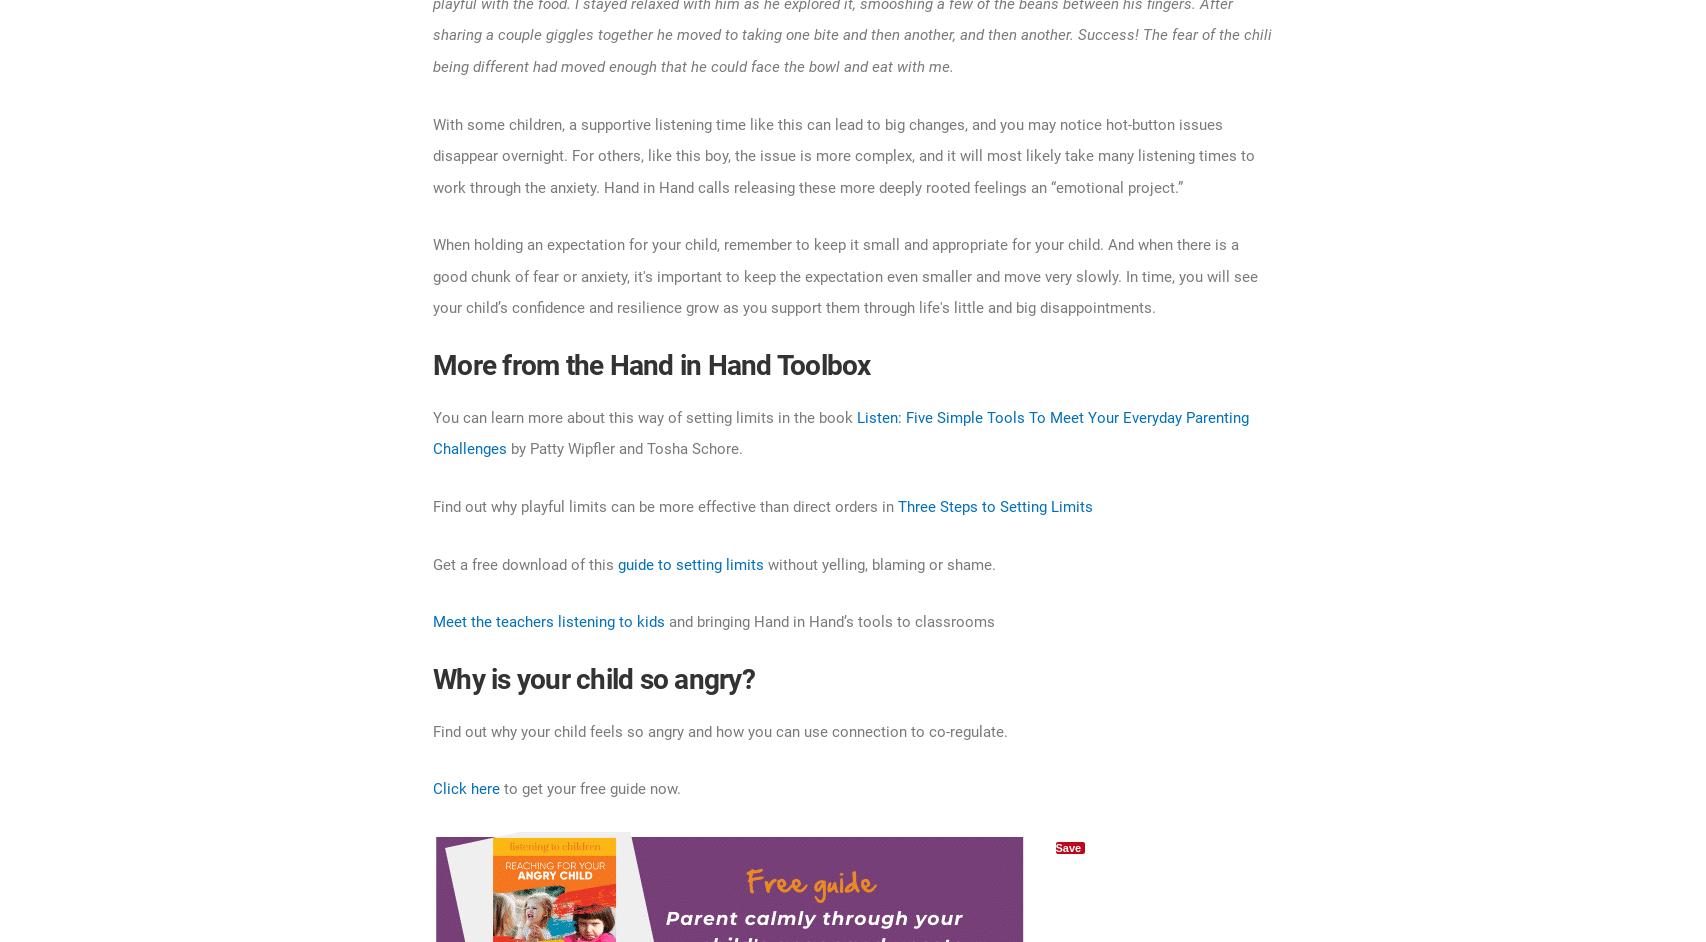 Image resolution: width=1706 pixels, height=942 pixels. I want to click on 'and bringing Hand in Hand’s tools to classrooms', so click(828, 621).